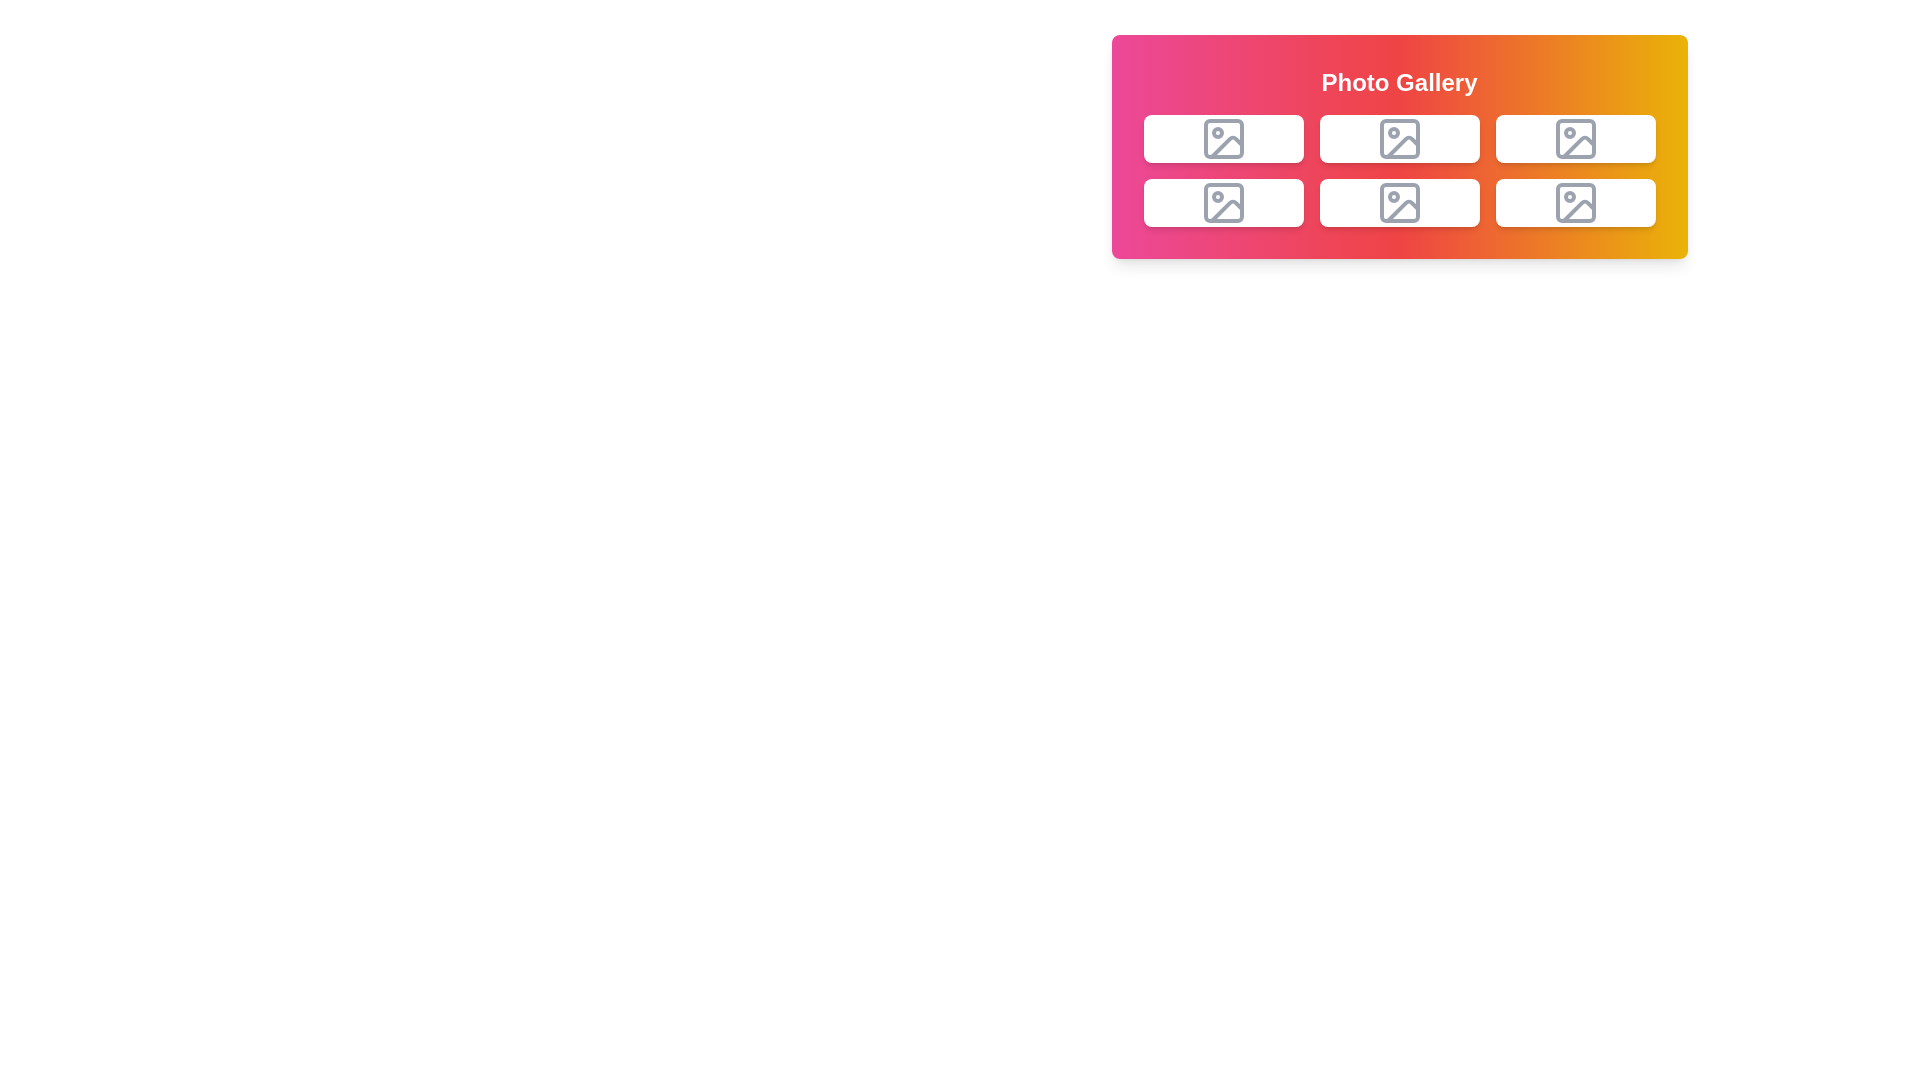 This screenshot has width=1920, height=1080. Describe the element at coordinates (1372, 137) in the screenshot. I see `the visibility toggle button with an eye icon, located in the top-right row of interactive buttons, just left of the heart icon button` at that location.